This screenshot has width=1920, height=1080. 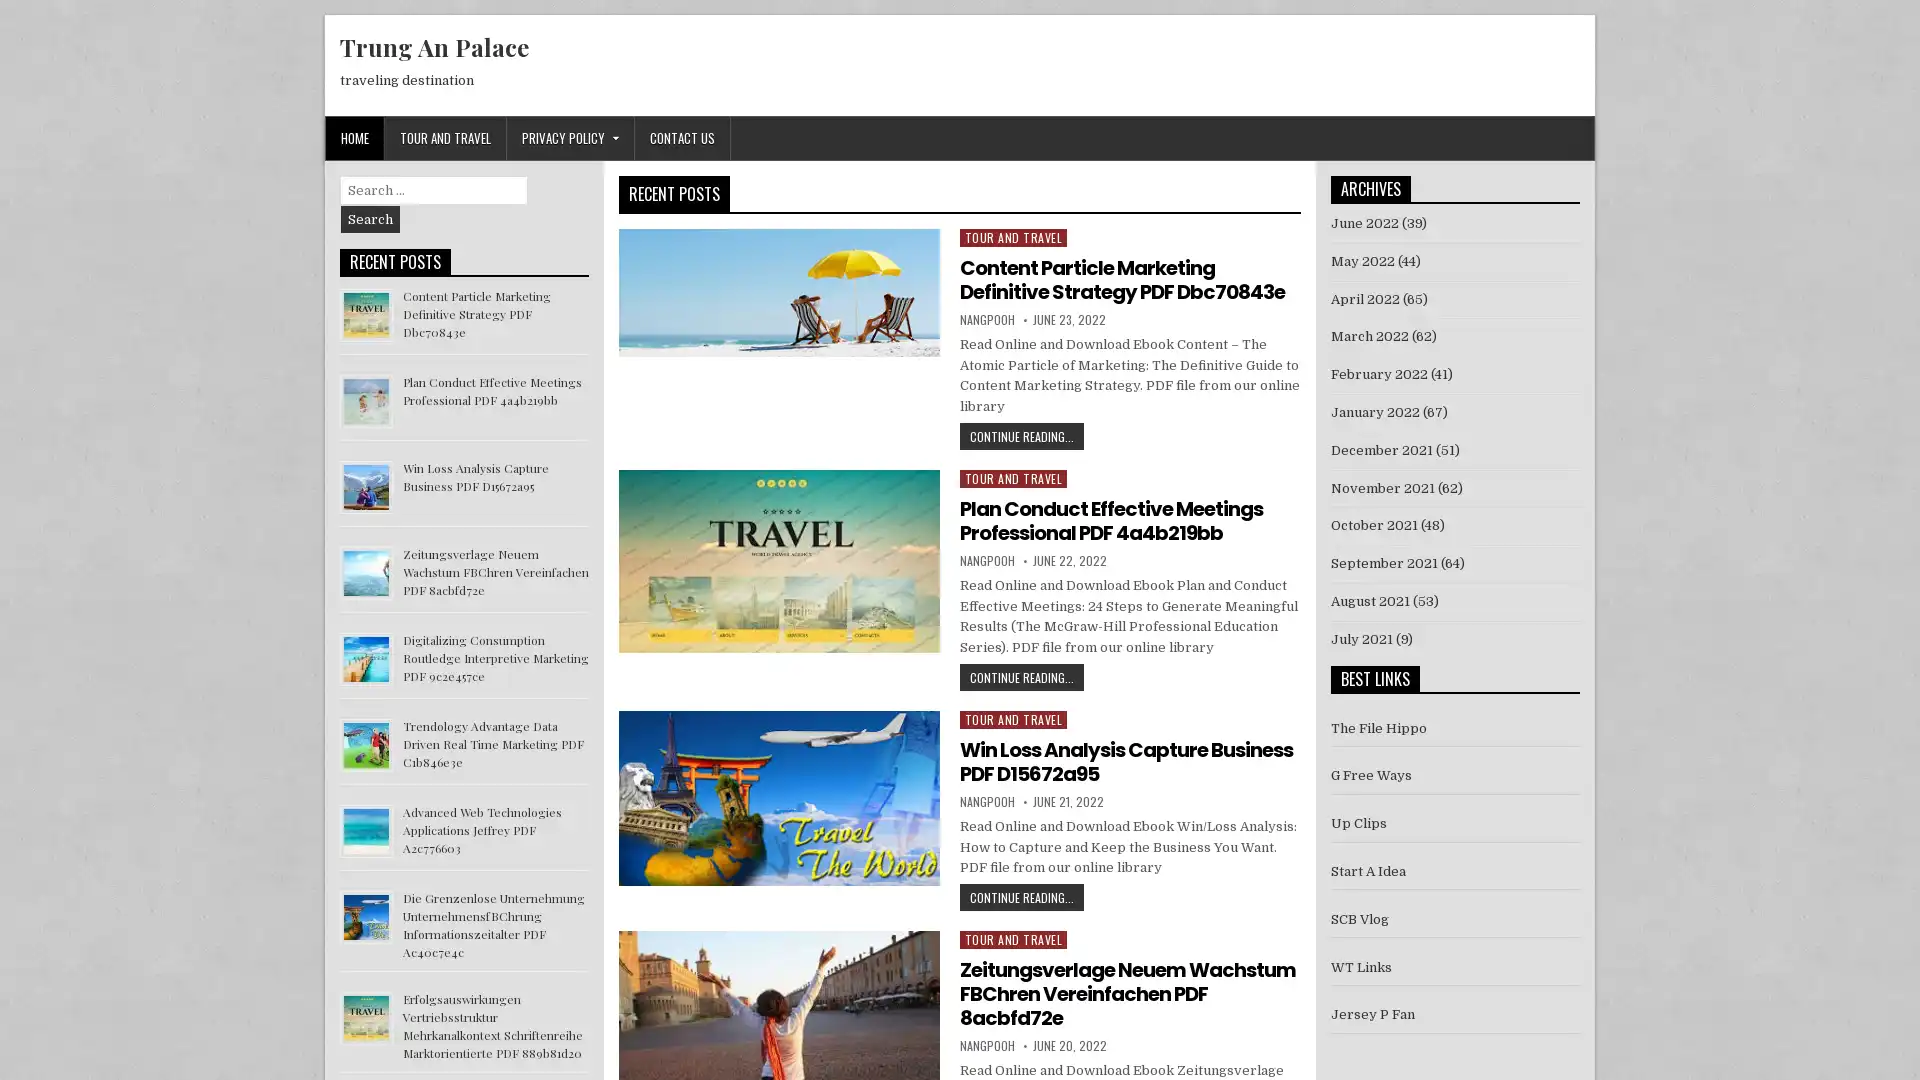 I want to click on Search, so click(x=370, y=219).